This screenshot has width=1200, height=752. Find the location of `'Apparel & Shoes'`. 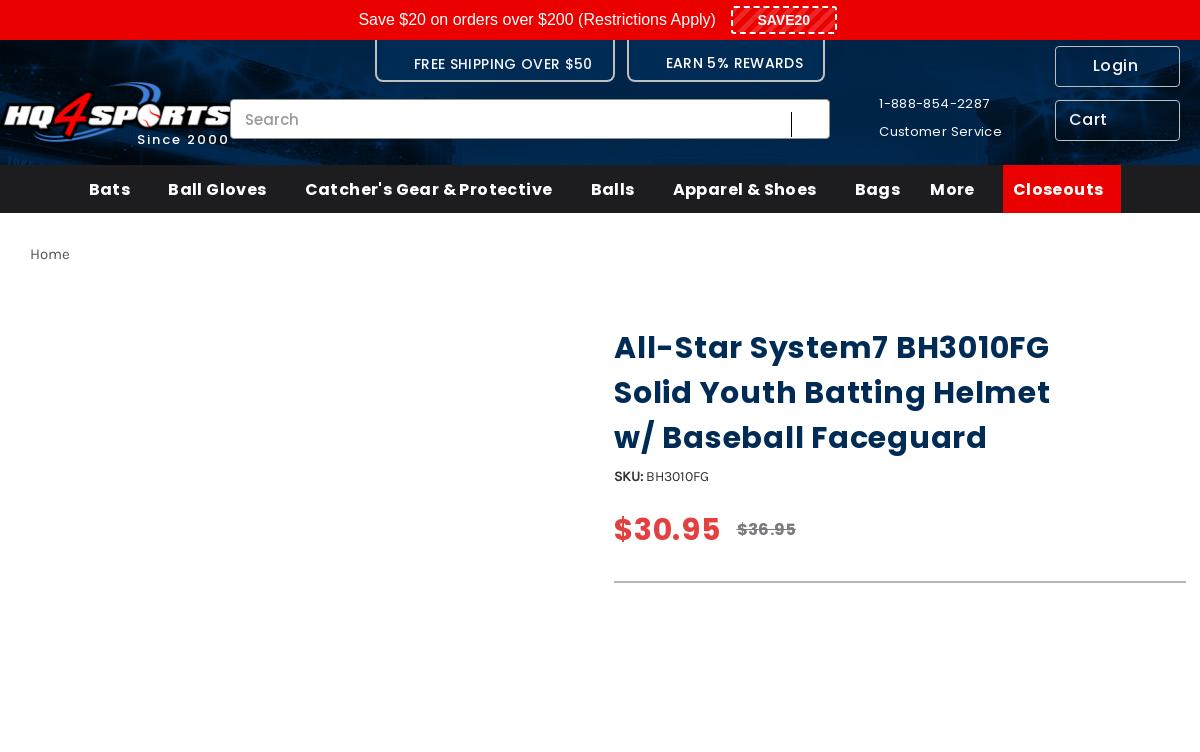

'Apparel & Shoes' is located at coordinates (744, 188).